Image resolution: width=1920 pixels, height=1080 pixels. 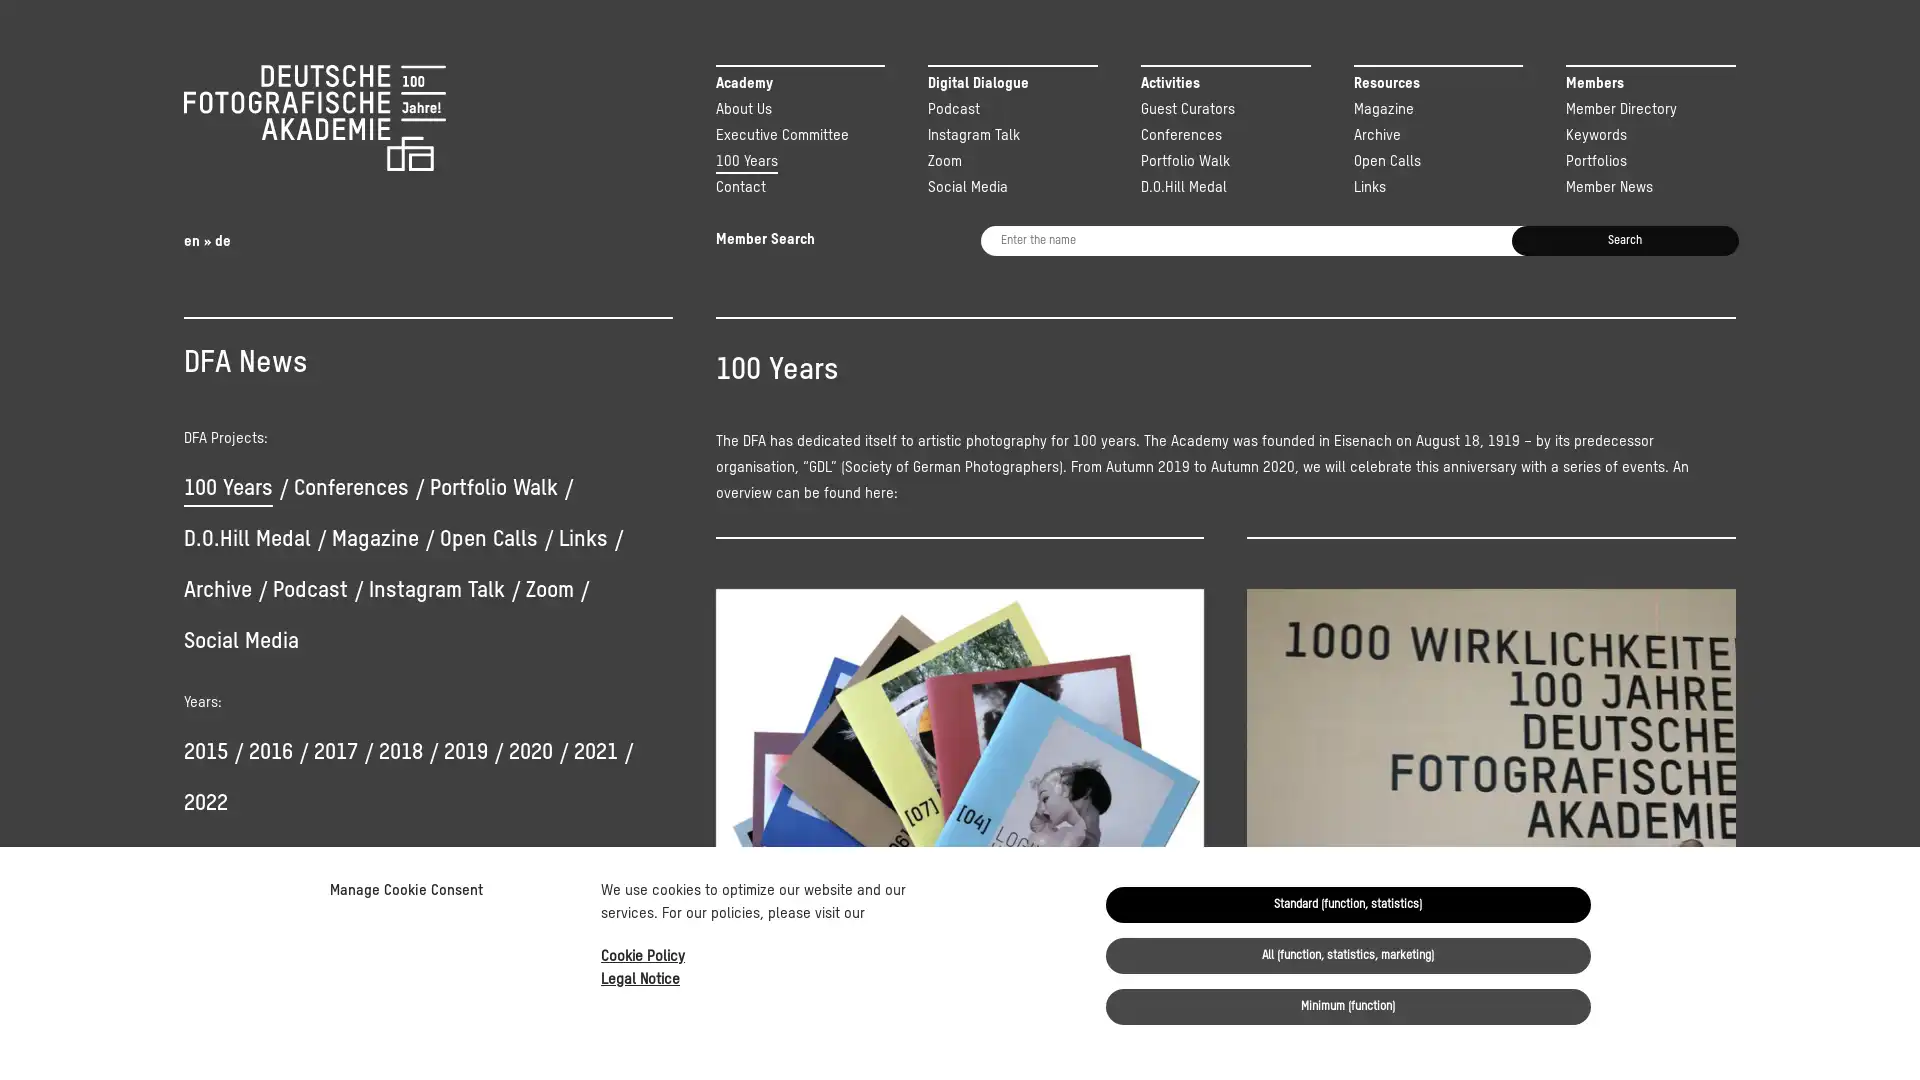 I want to click on All (function, statistics, marketing), so click(x=1347, y=955).